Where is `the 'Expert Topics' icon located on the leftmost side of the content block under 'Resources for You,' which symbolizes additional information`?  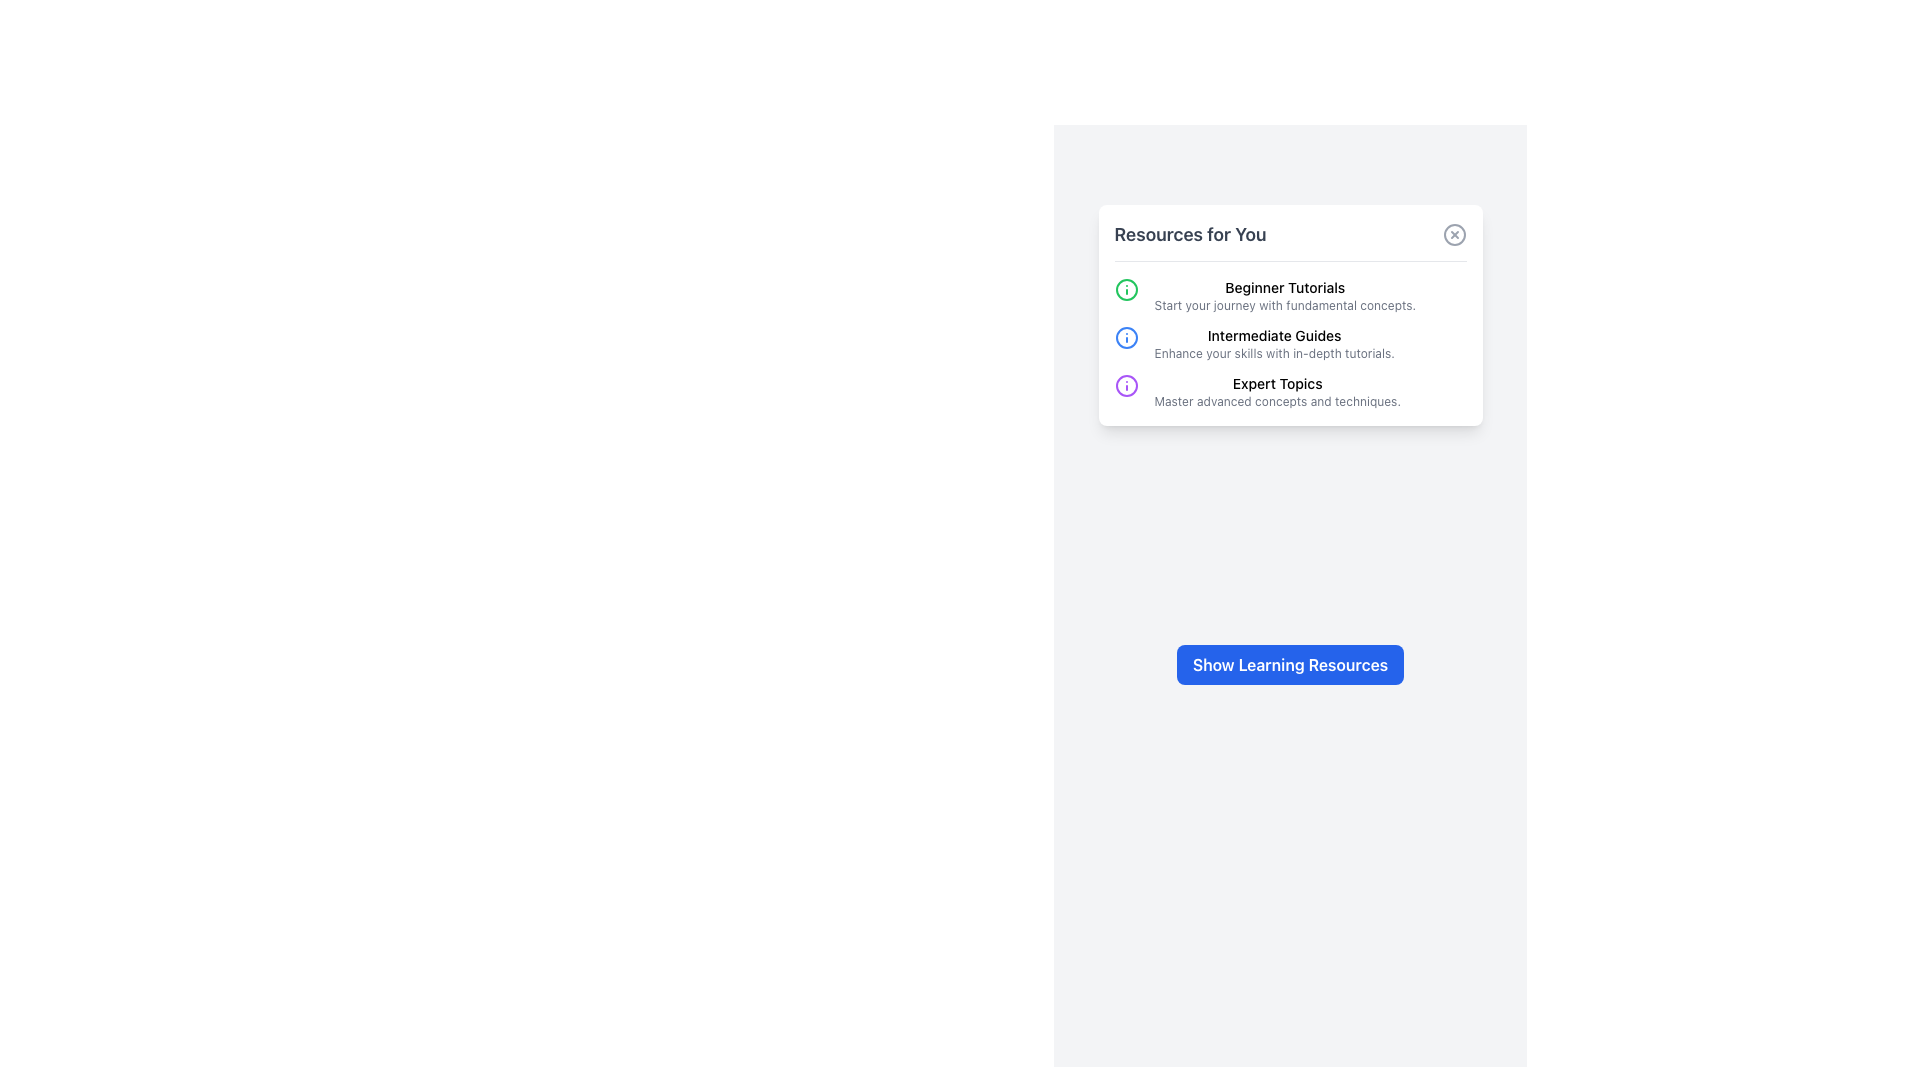 the 'Expert Topics' icon located on the leftmost side of the content block under 'Resources for You,' which symbolizes additional information is located at coordinates (1126, 385).